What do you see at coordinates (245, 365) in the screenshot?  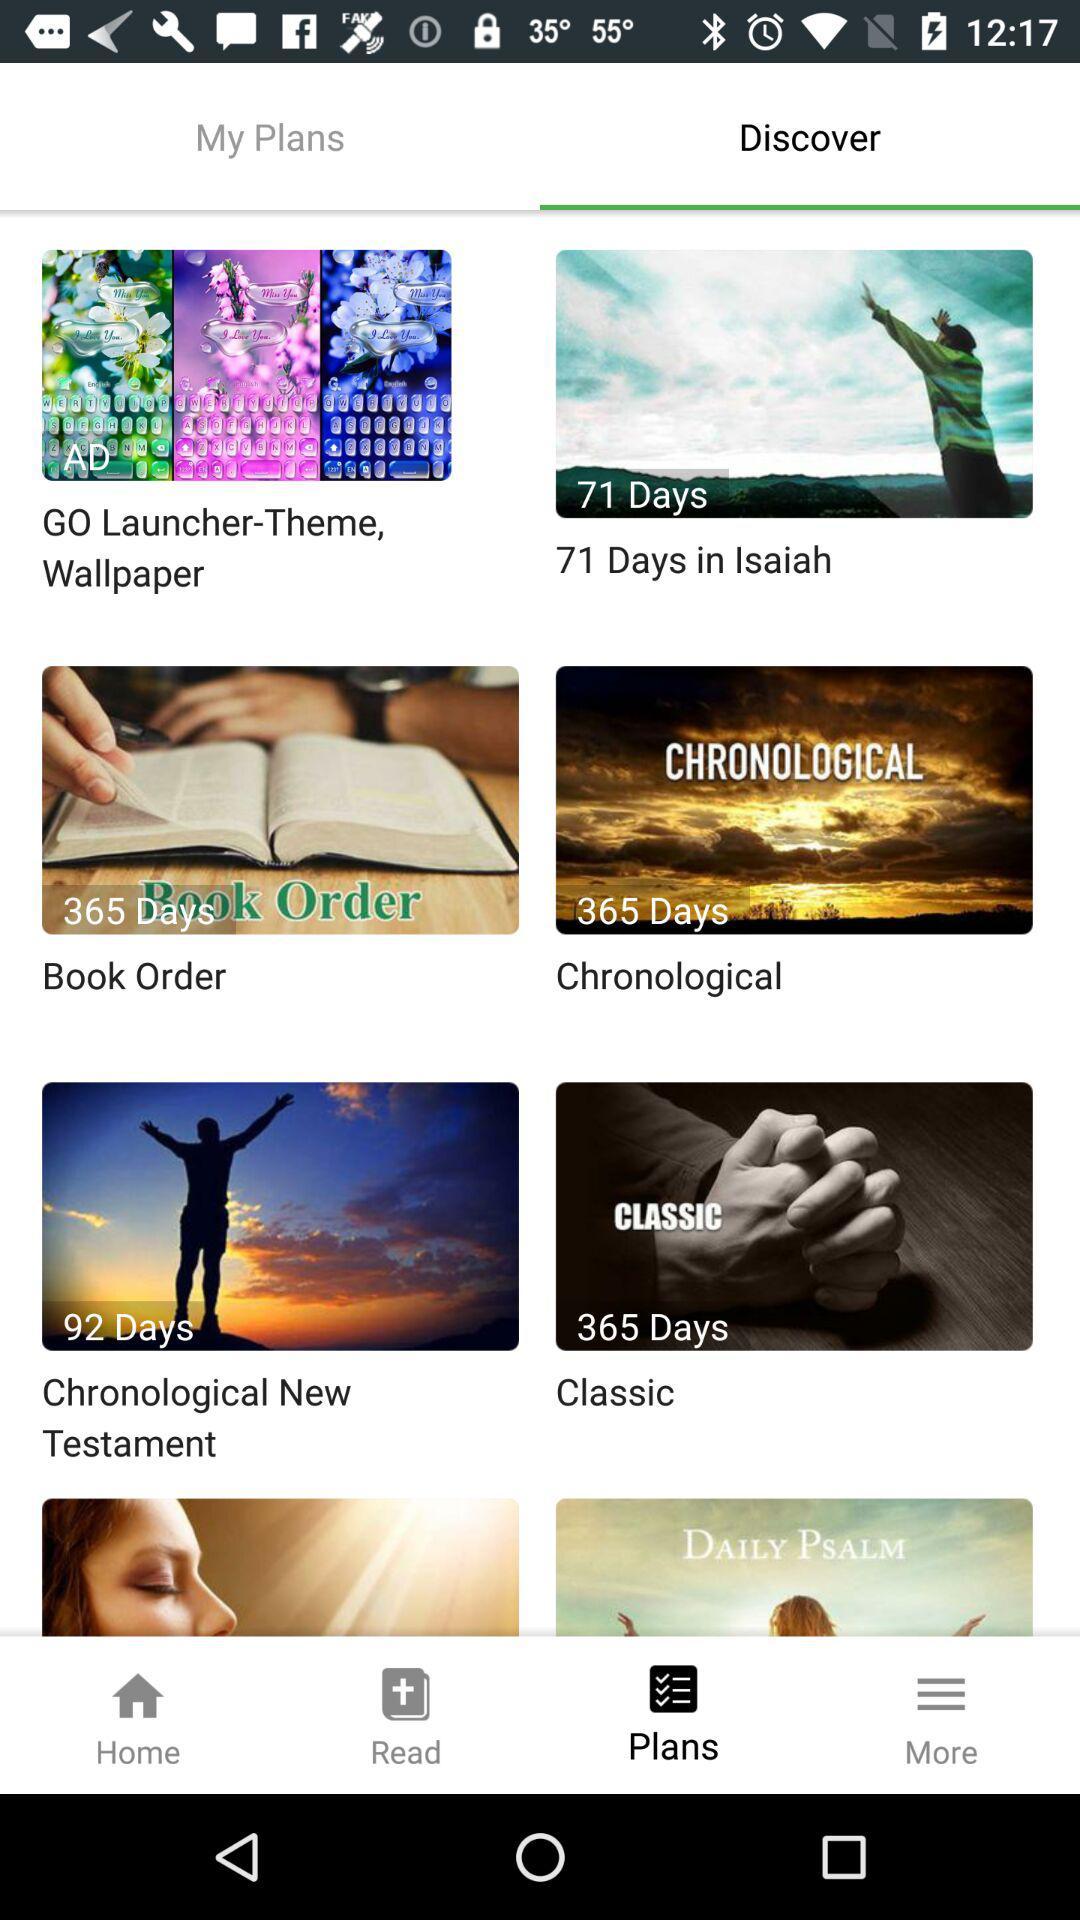 I see `the first picture` at bounding box center [245, 365].